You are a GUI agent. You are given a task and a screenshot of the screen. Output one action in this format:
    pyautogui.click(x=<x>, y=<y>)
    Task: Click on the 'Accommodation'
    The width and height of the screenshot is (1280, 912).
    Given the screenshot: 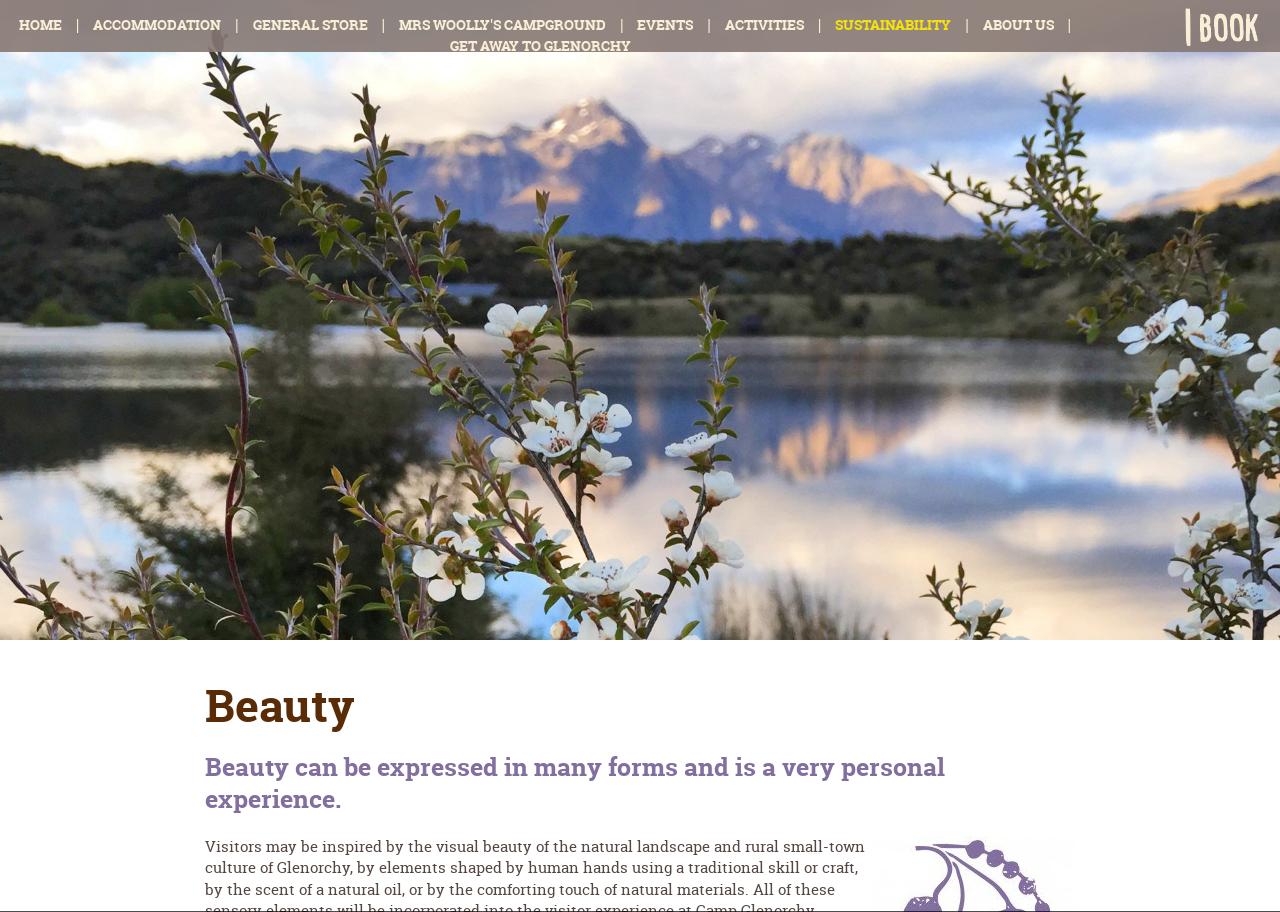 What is the action you would take?
    pyautogui.click(x=92, y=24)
    